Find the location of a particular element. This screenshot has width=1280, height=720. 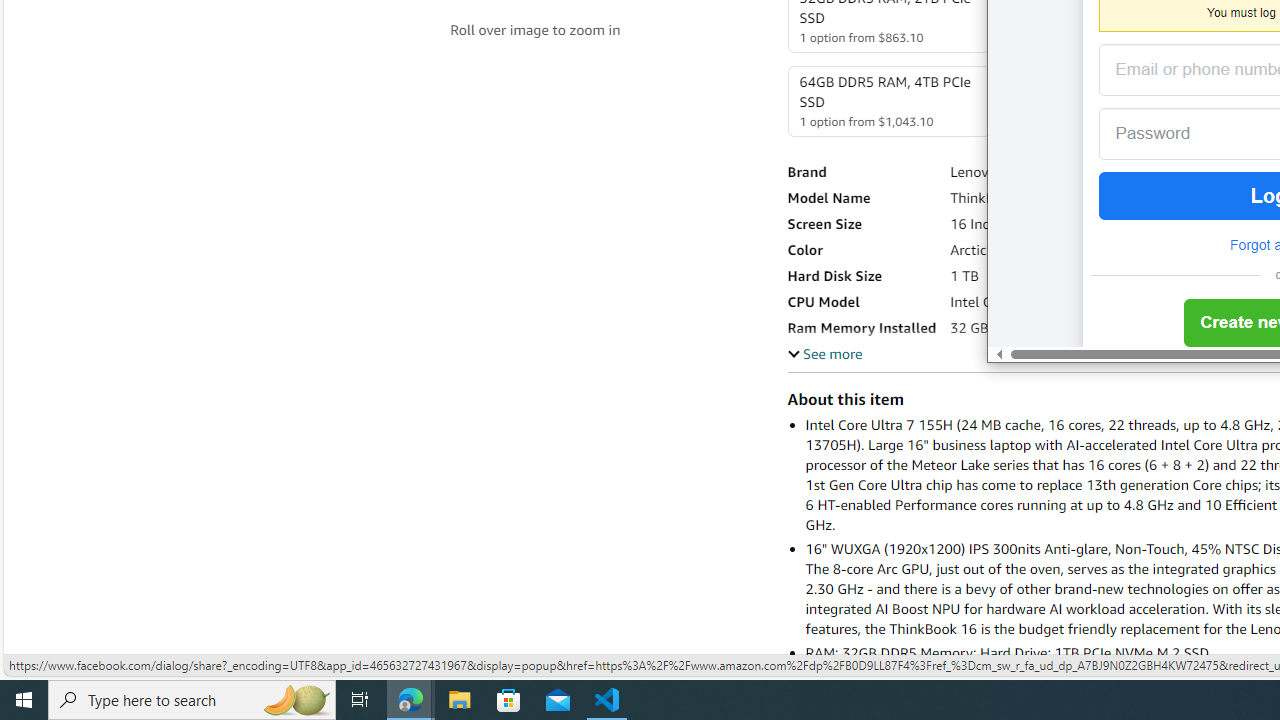

'File Explorer' is located at coordinates (459, 698).